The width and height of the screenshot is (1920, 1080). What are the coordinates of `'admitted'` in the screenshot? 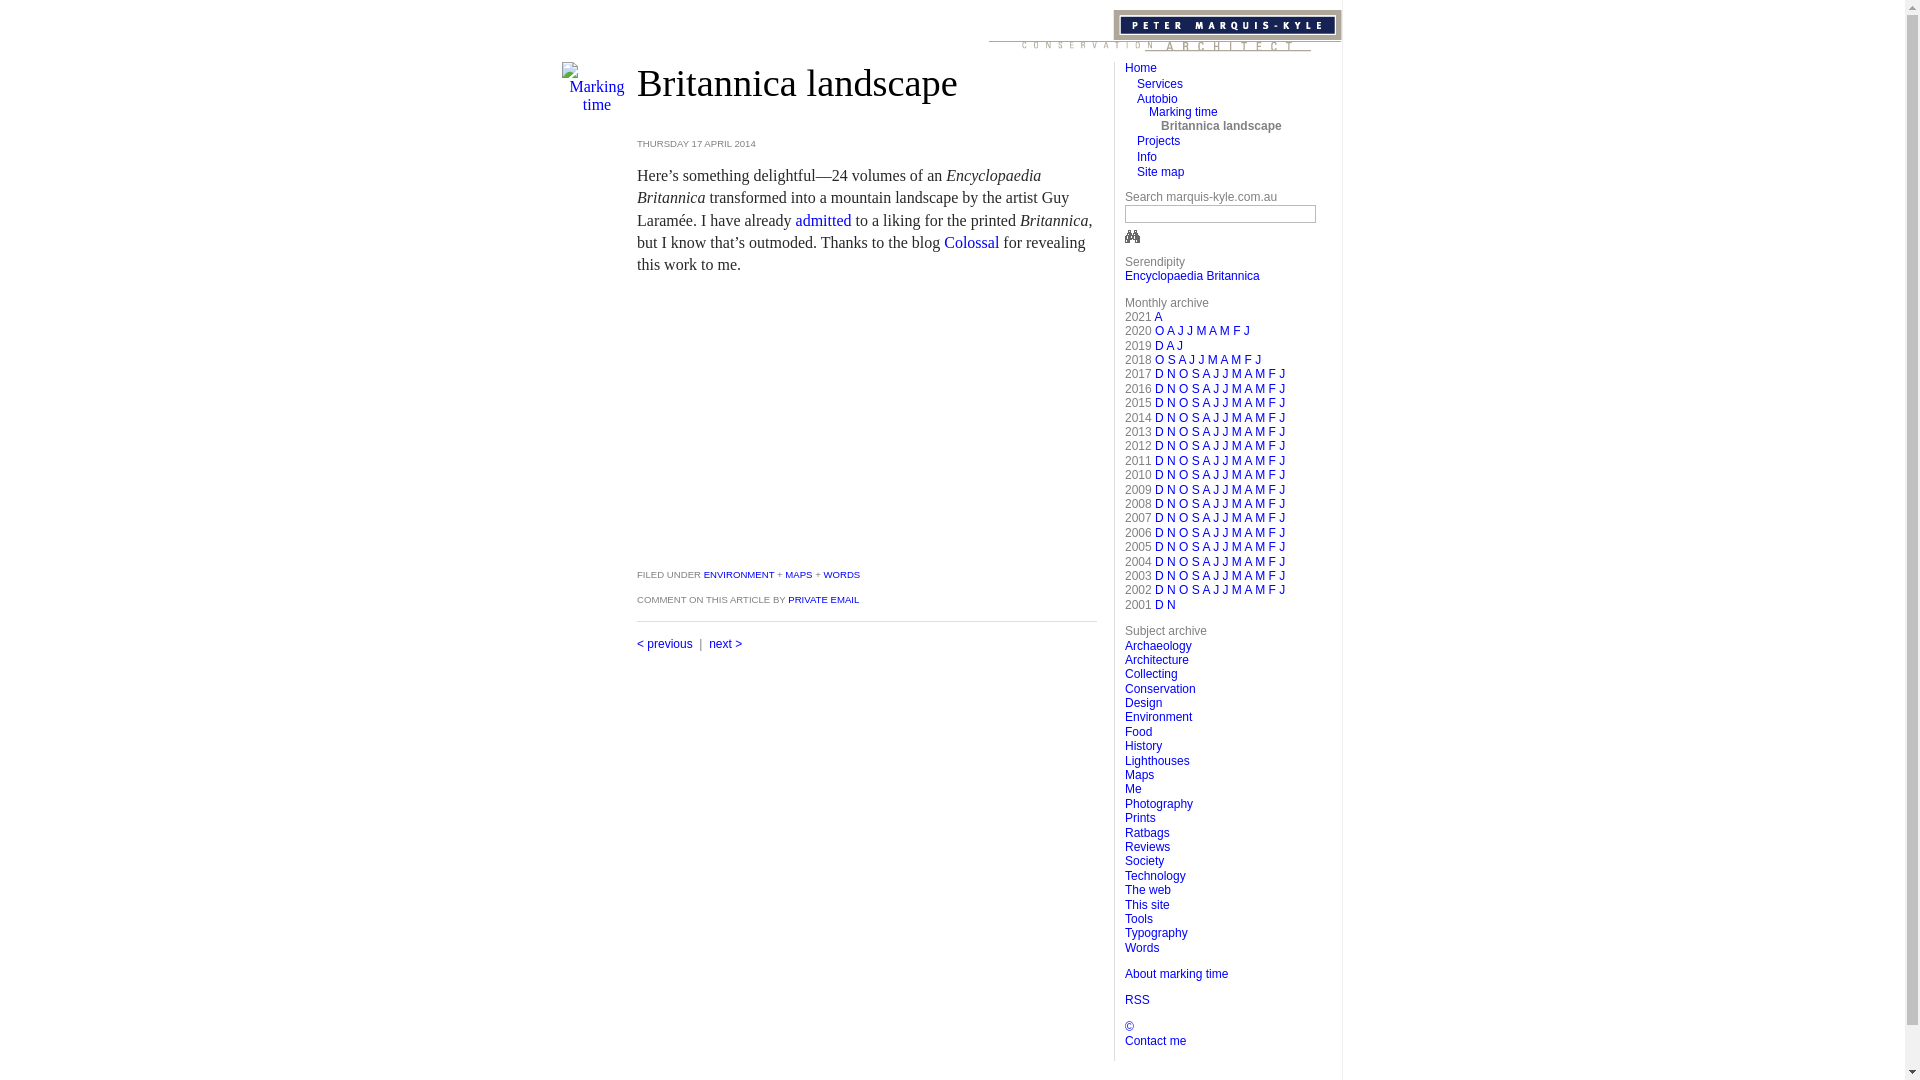 It's located at (824, 220).